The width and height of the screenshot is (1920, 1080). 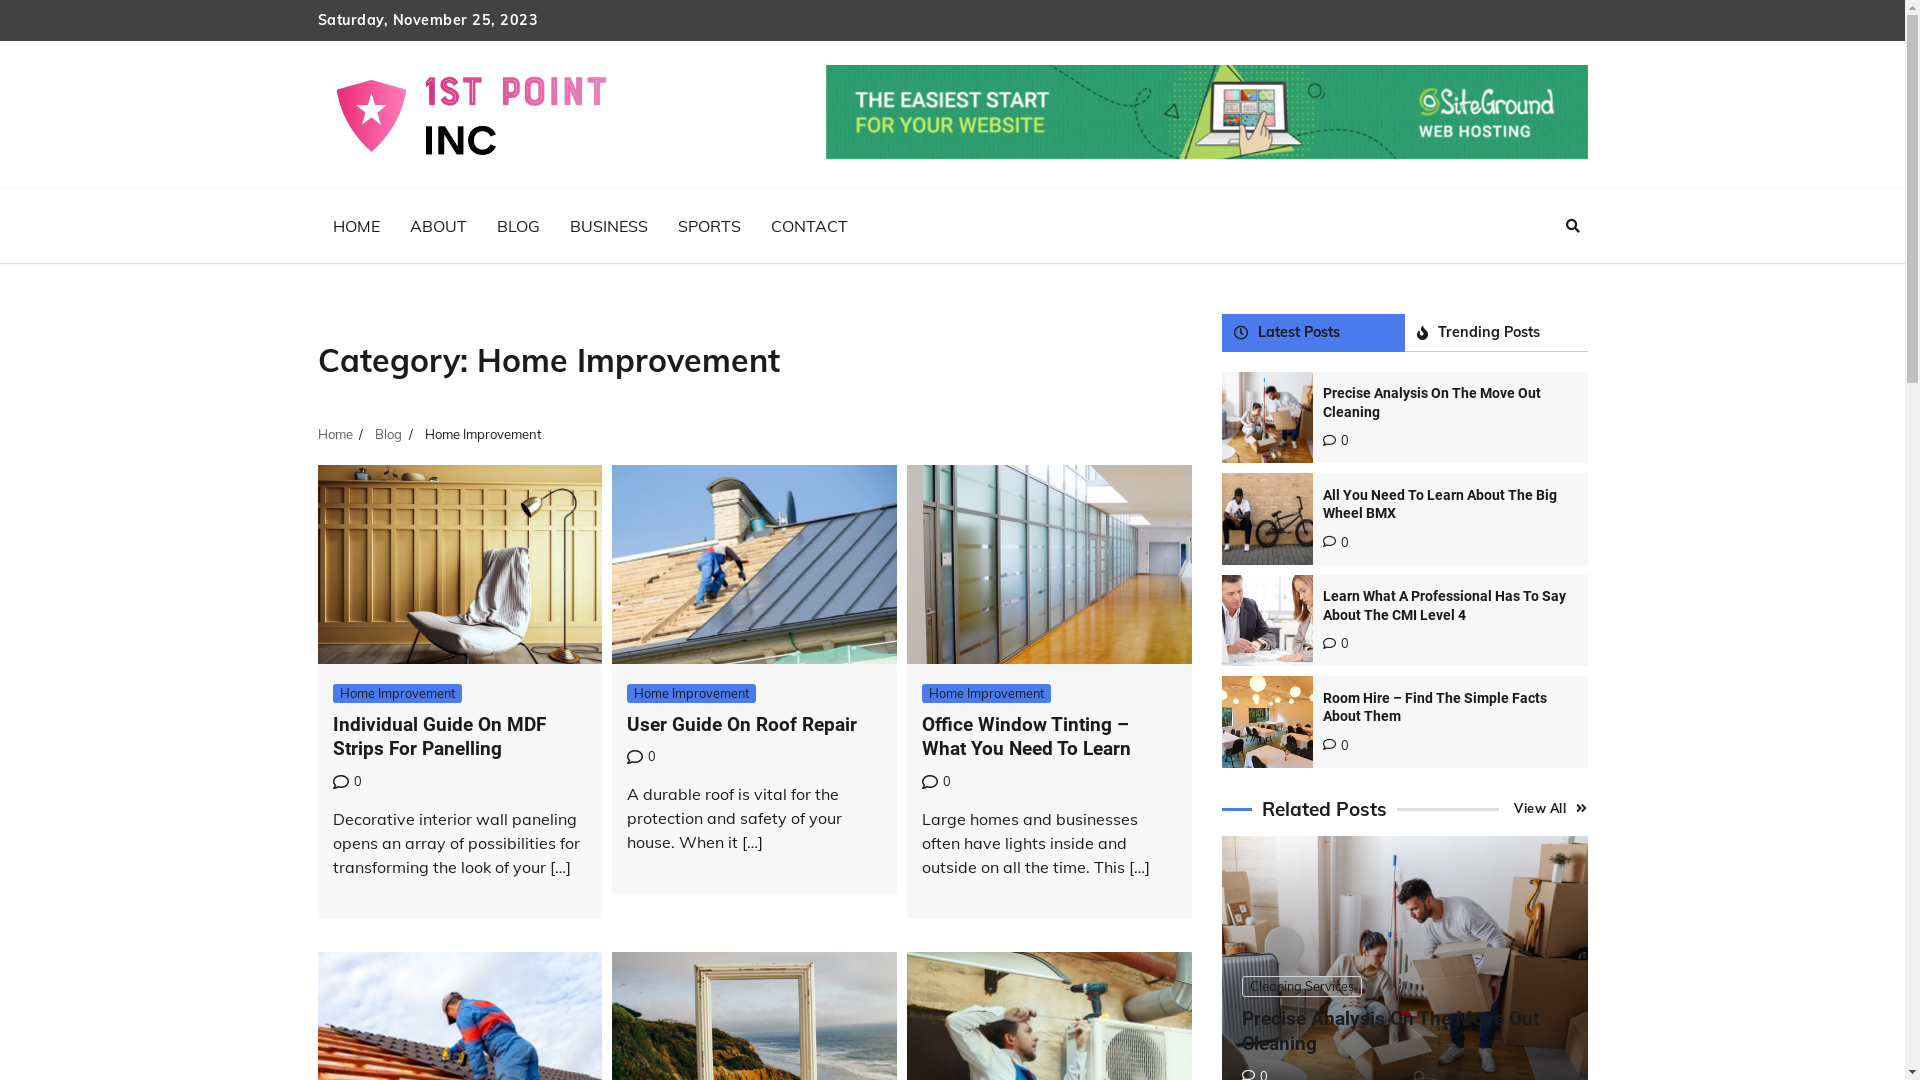 I want to click on 'ABOUT', so click(x=436, y=225).